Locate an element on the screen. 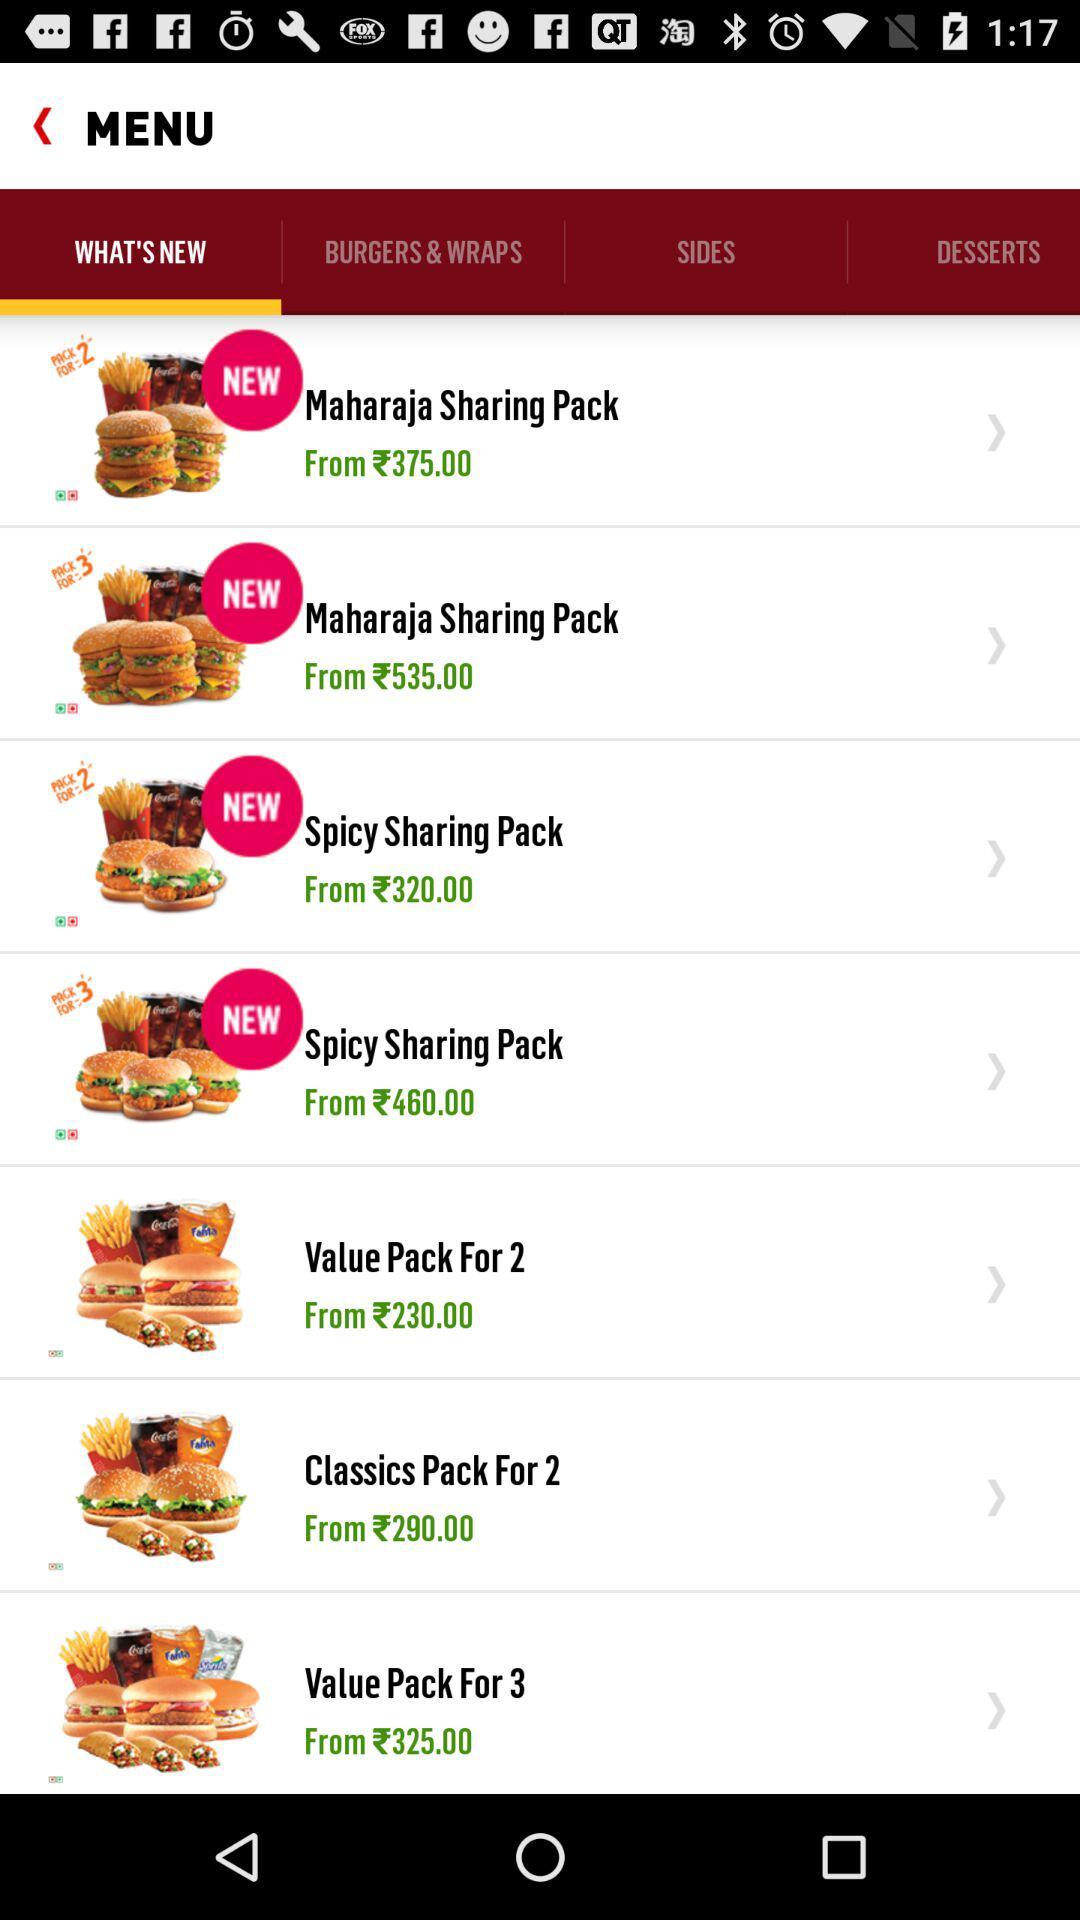 The image size is (1080, 1920). icon to the left of the spicy sharing pack item is located at coordinates (159, 1057).